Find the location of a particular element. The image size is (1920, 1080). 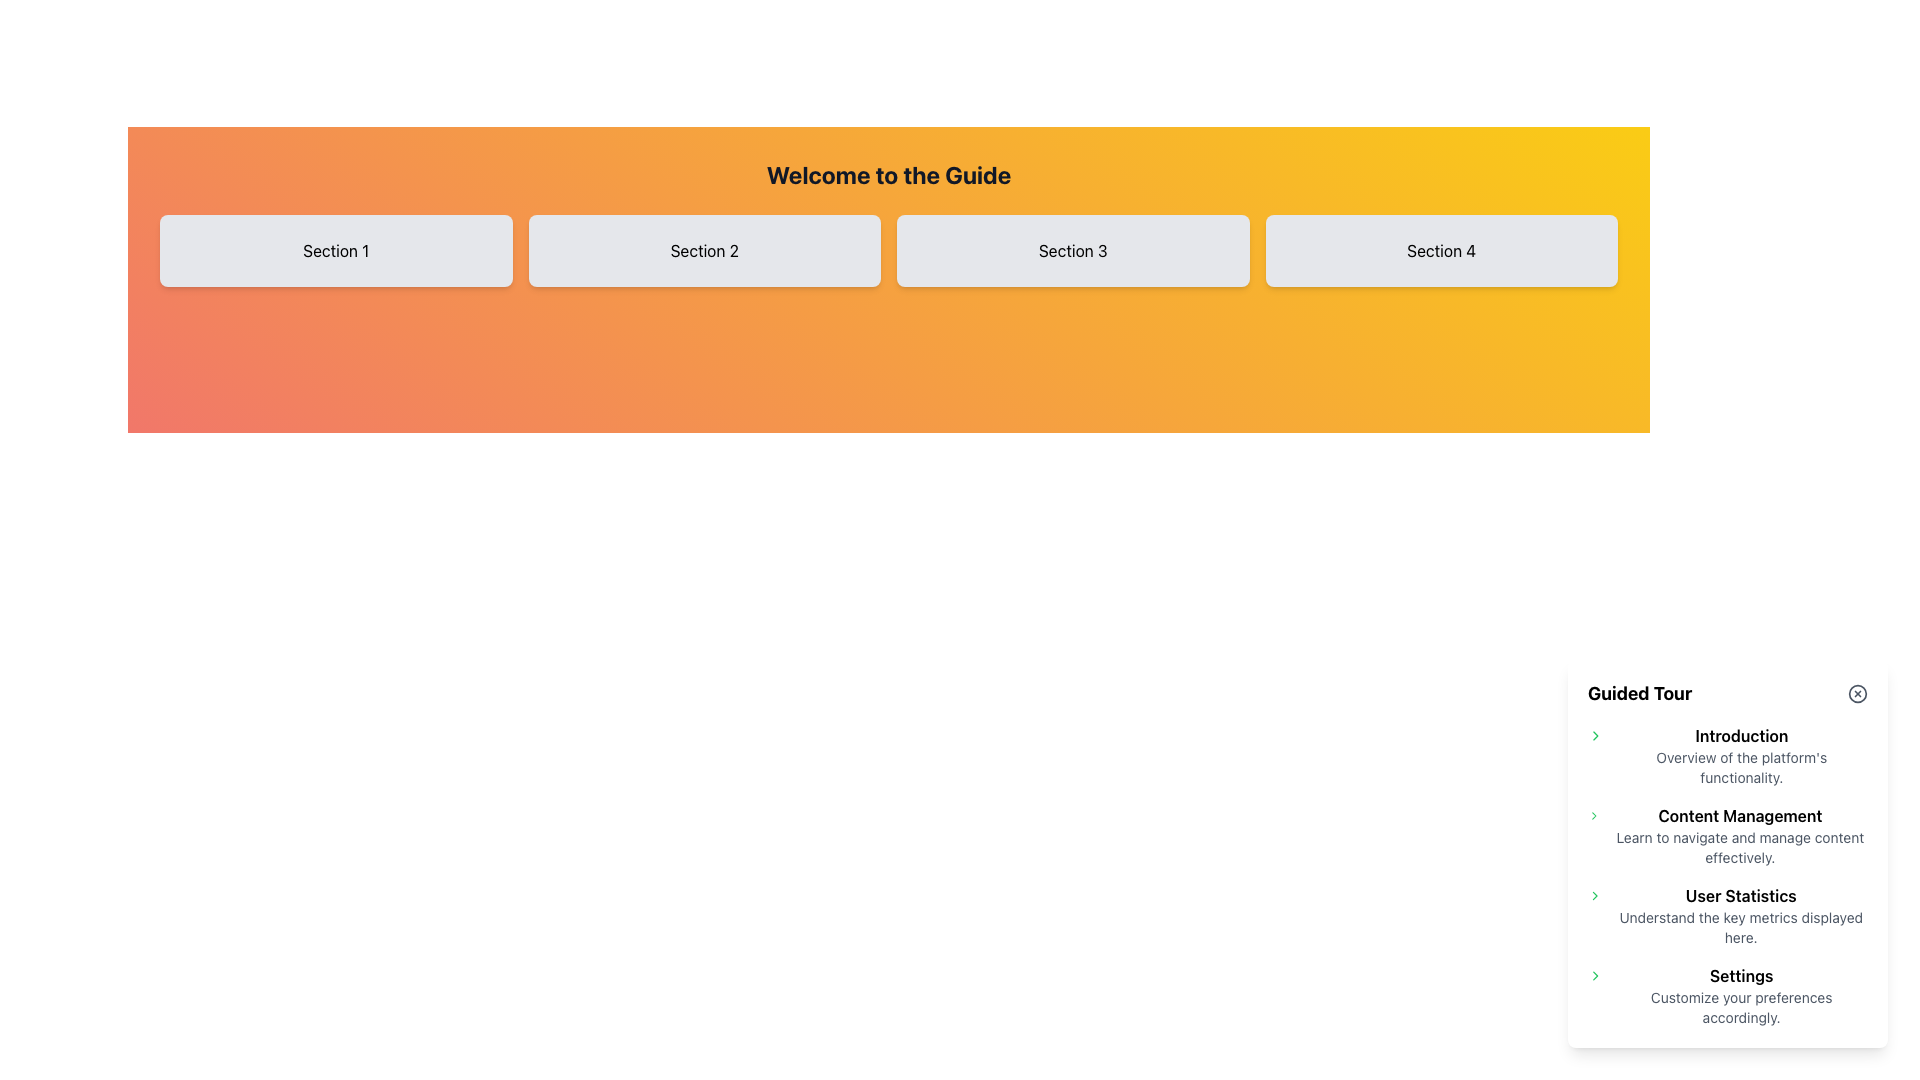

the 'Settings' element, which is a composite of a header text, body description text, and an arrow icon, located at the bottom of the guided tour list is located at coordinates (1727, 995).